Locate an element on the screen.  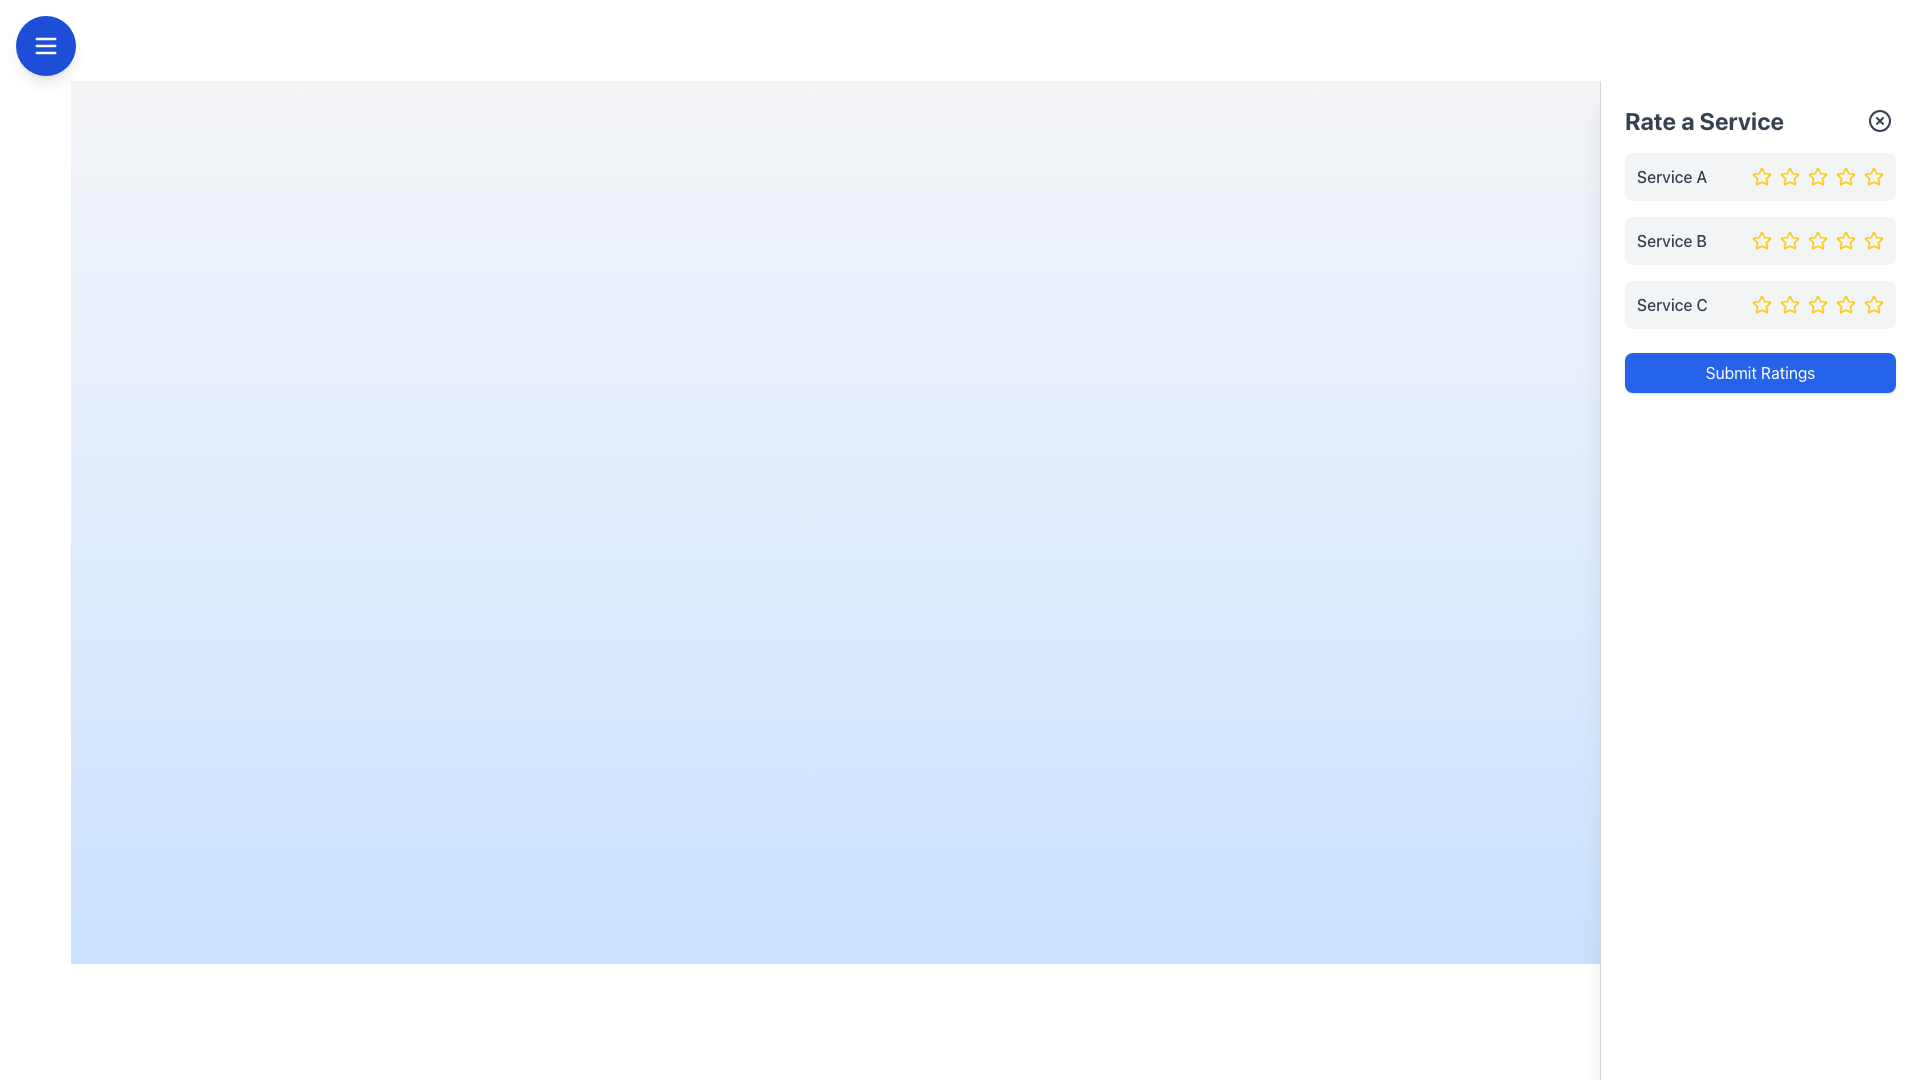
the second star icon in the five-star rating system under 'Rate a Service' labeled 'Service A' is located at coordinates (1790, 176).